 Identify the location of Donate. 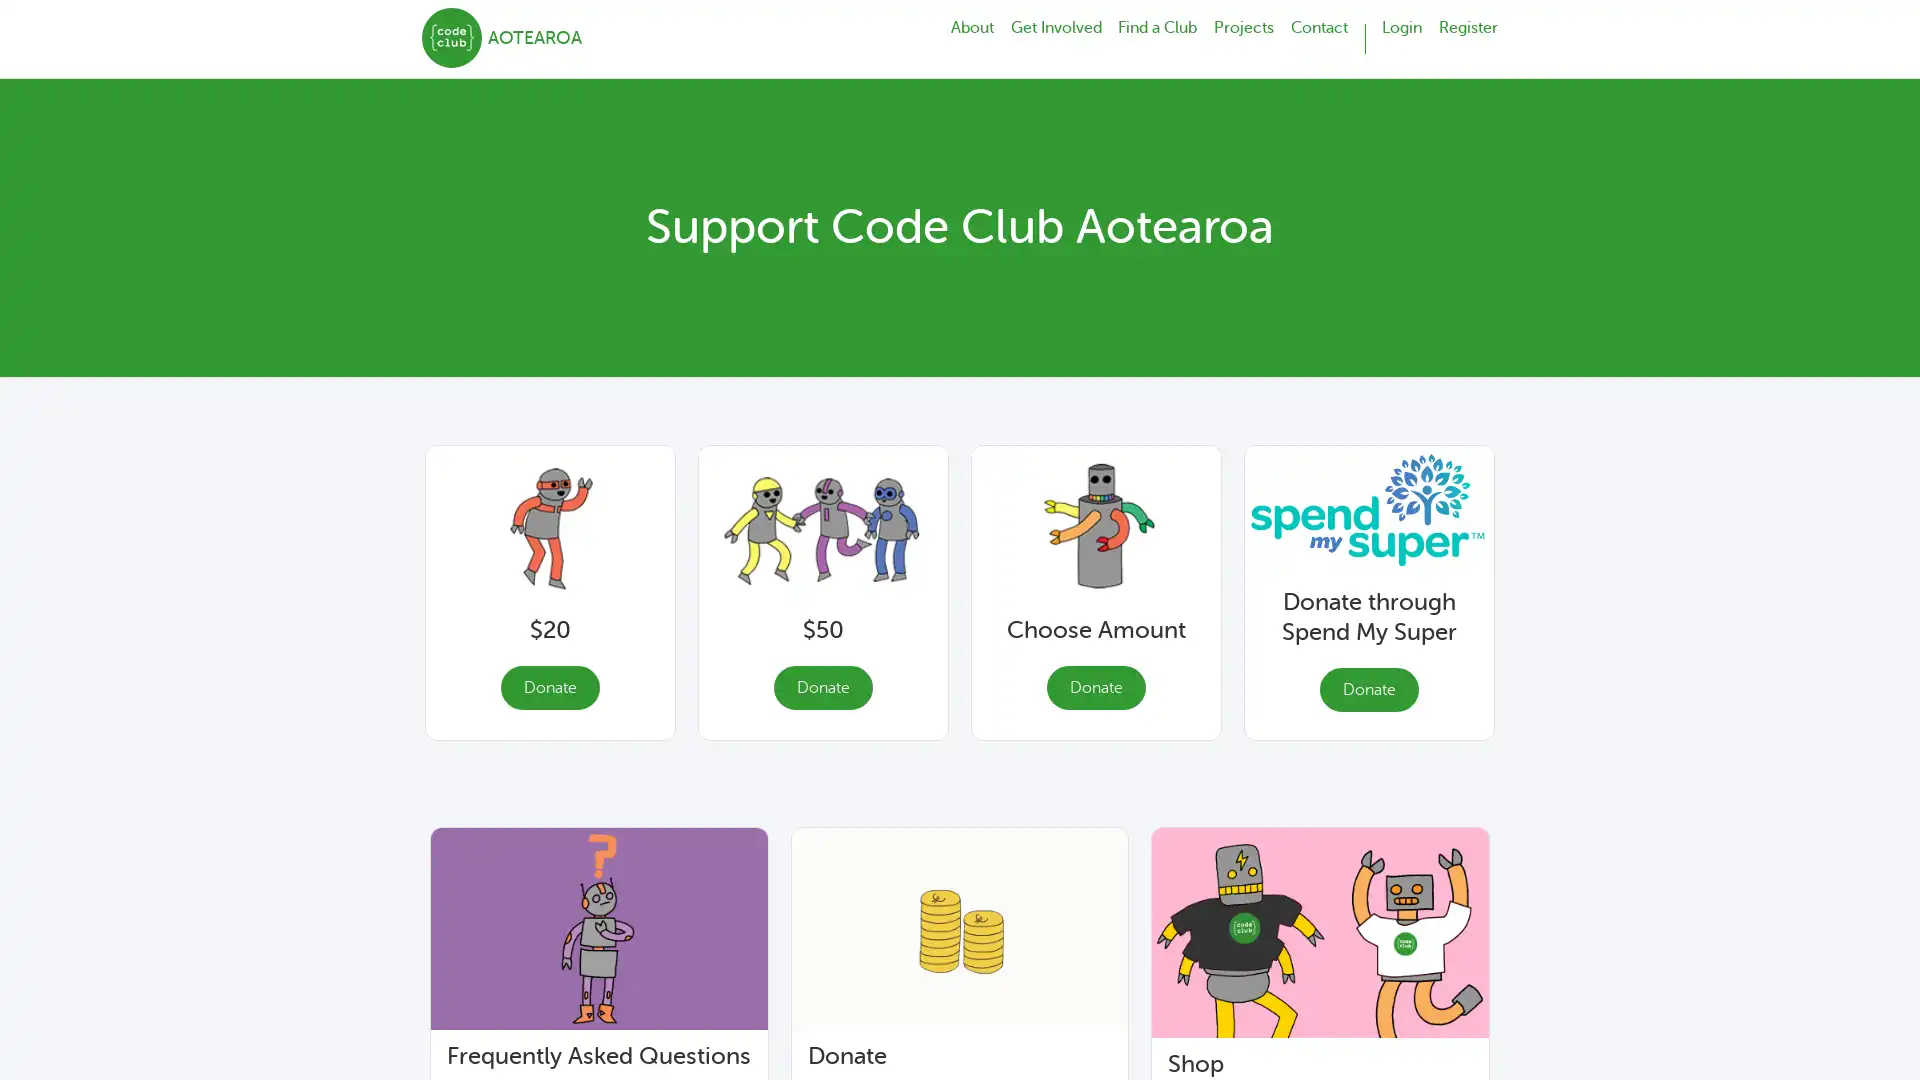
(549, 686).